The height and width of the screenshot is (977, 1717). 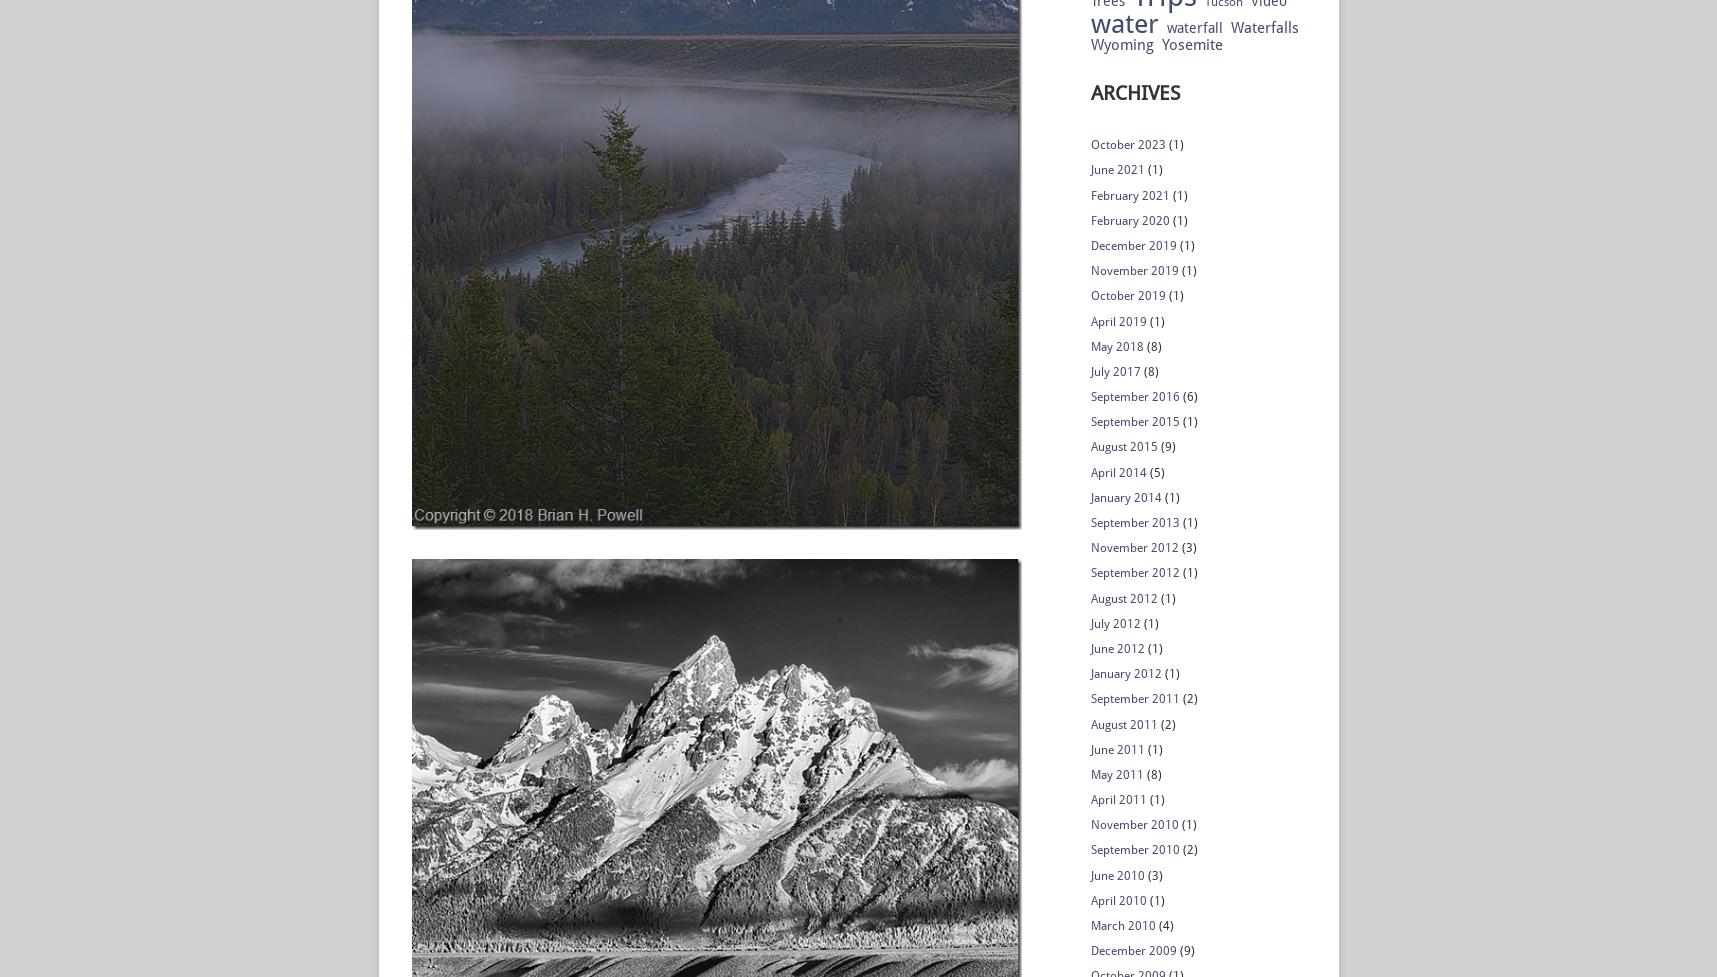 I want to click on 'November 2010', so click(x=1089, y=823).